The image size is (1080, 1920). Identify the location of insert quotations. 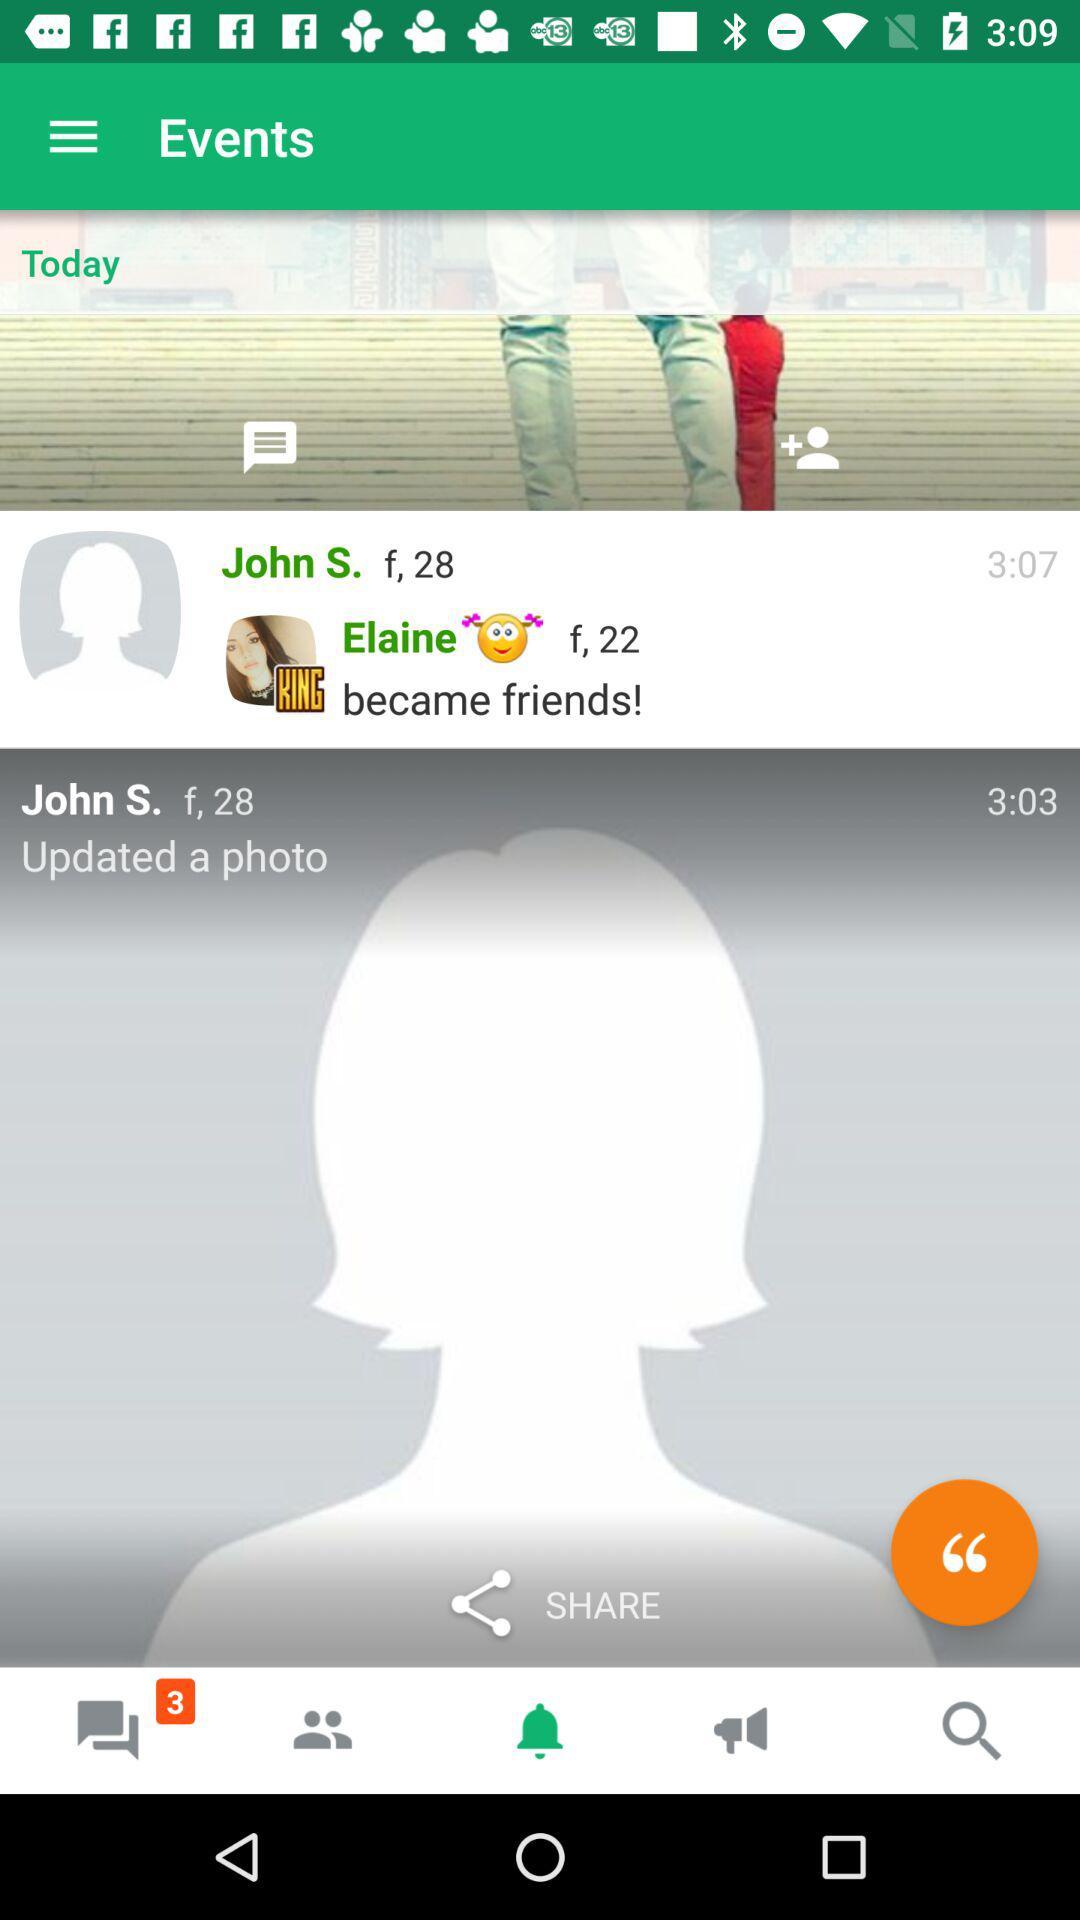
(963, 1551).